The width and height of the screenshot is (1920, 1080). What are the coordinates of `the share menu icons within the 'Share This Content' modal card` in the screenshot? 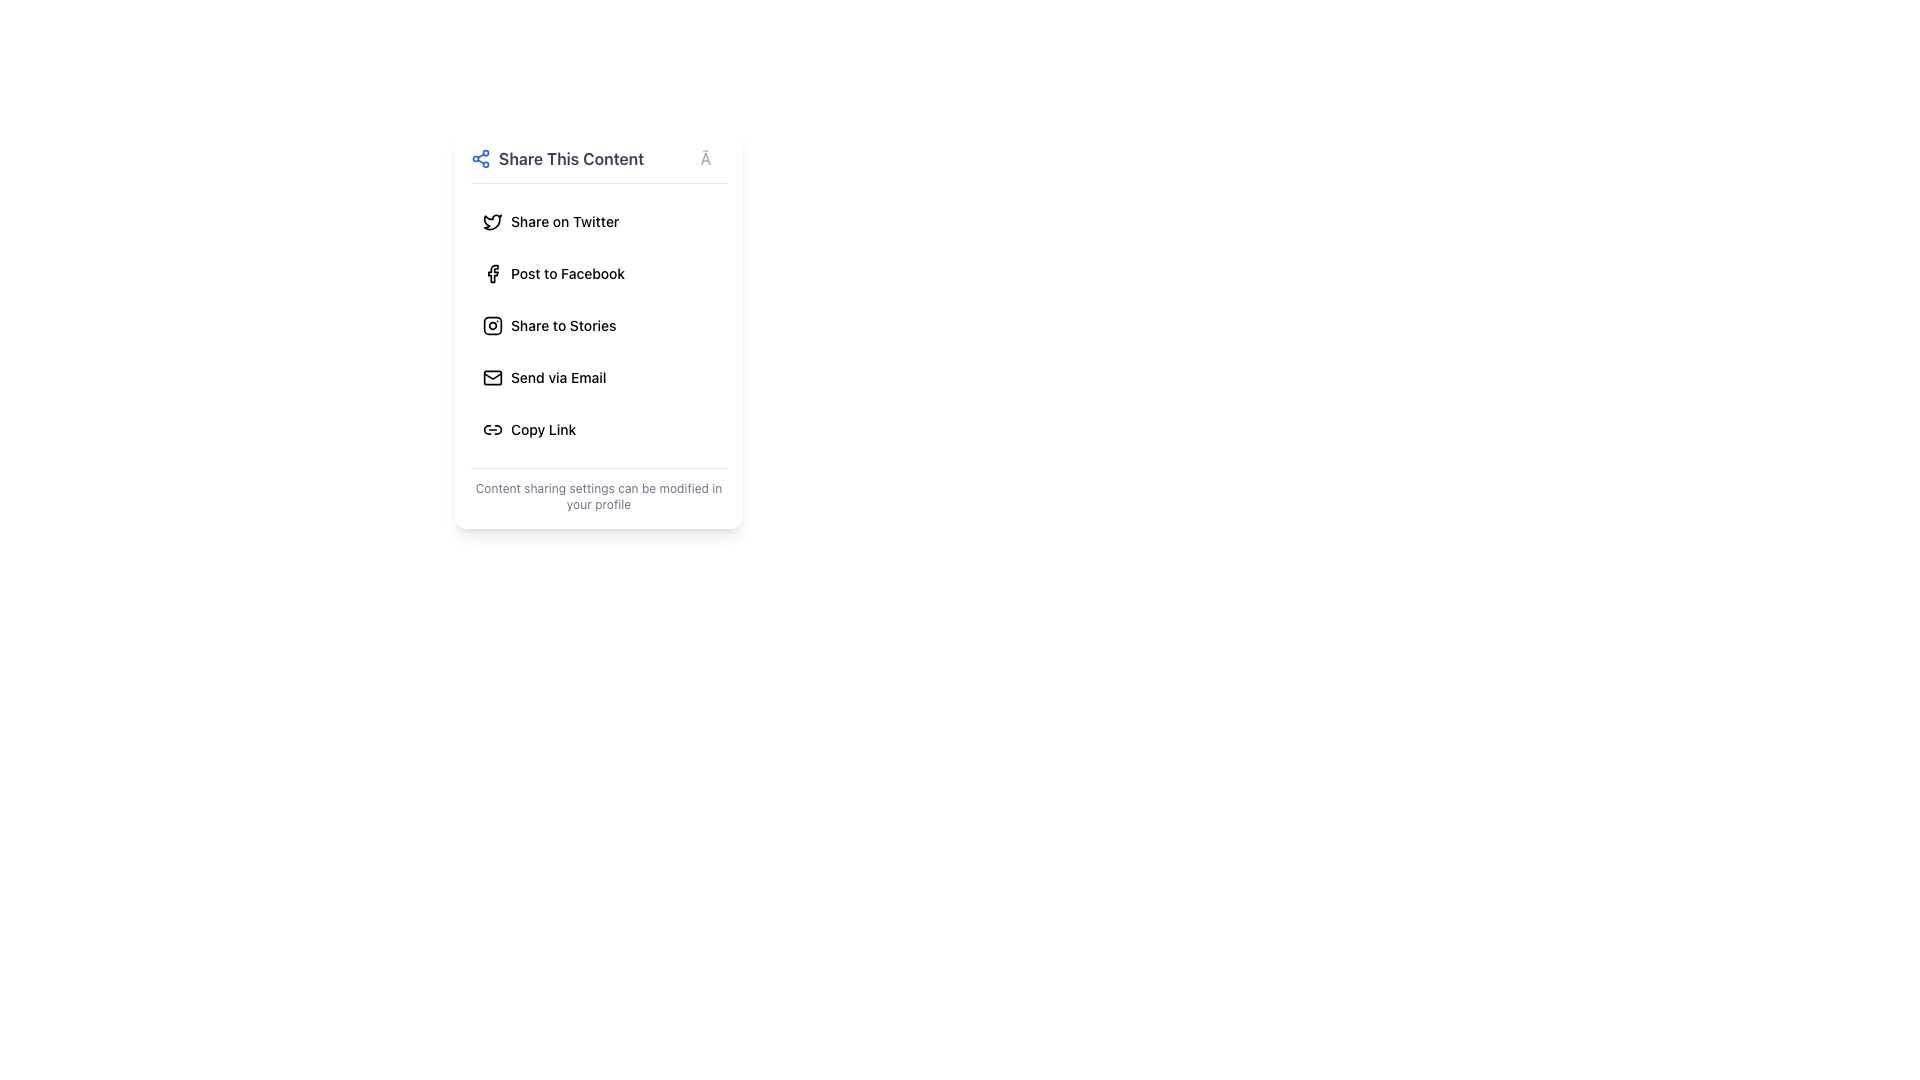 It's located at (598, 329).